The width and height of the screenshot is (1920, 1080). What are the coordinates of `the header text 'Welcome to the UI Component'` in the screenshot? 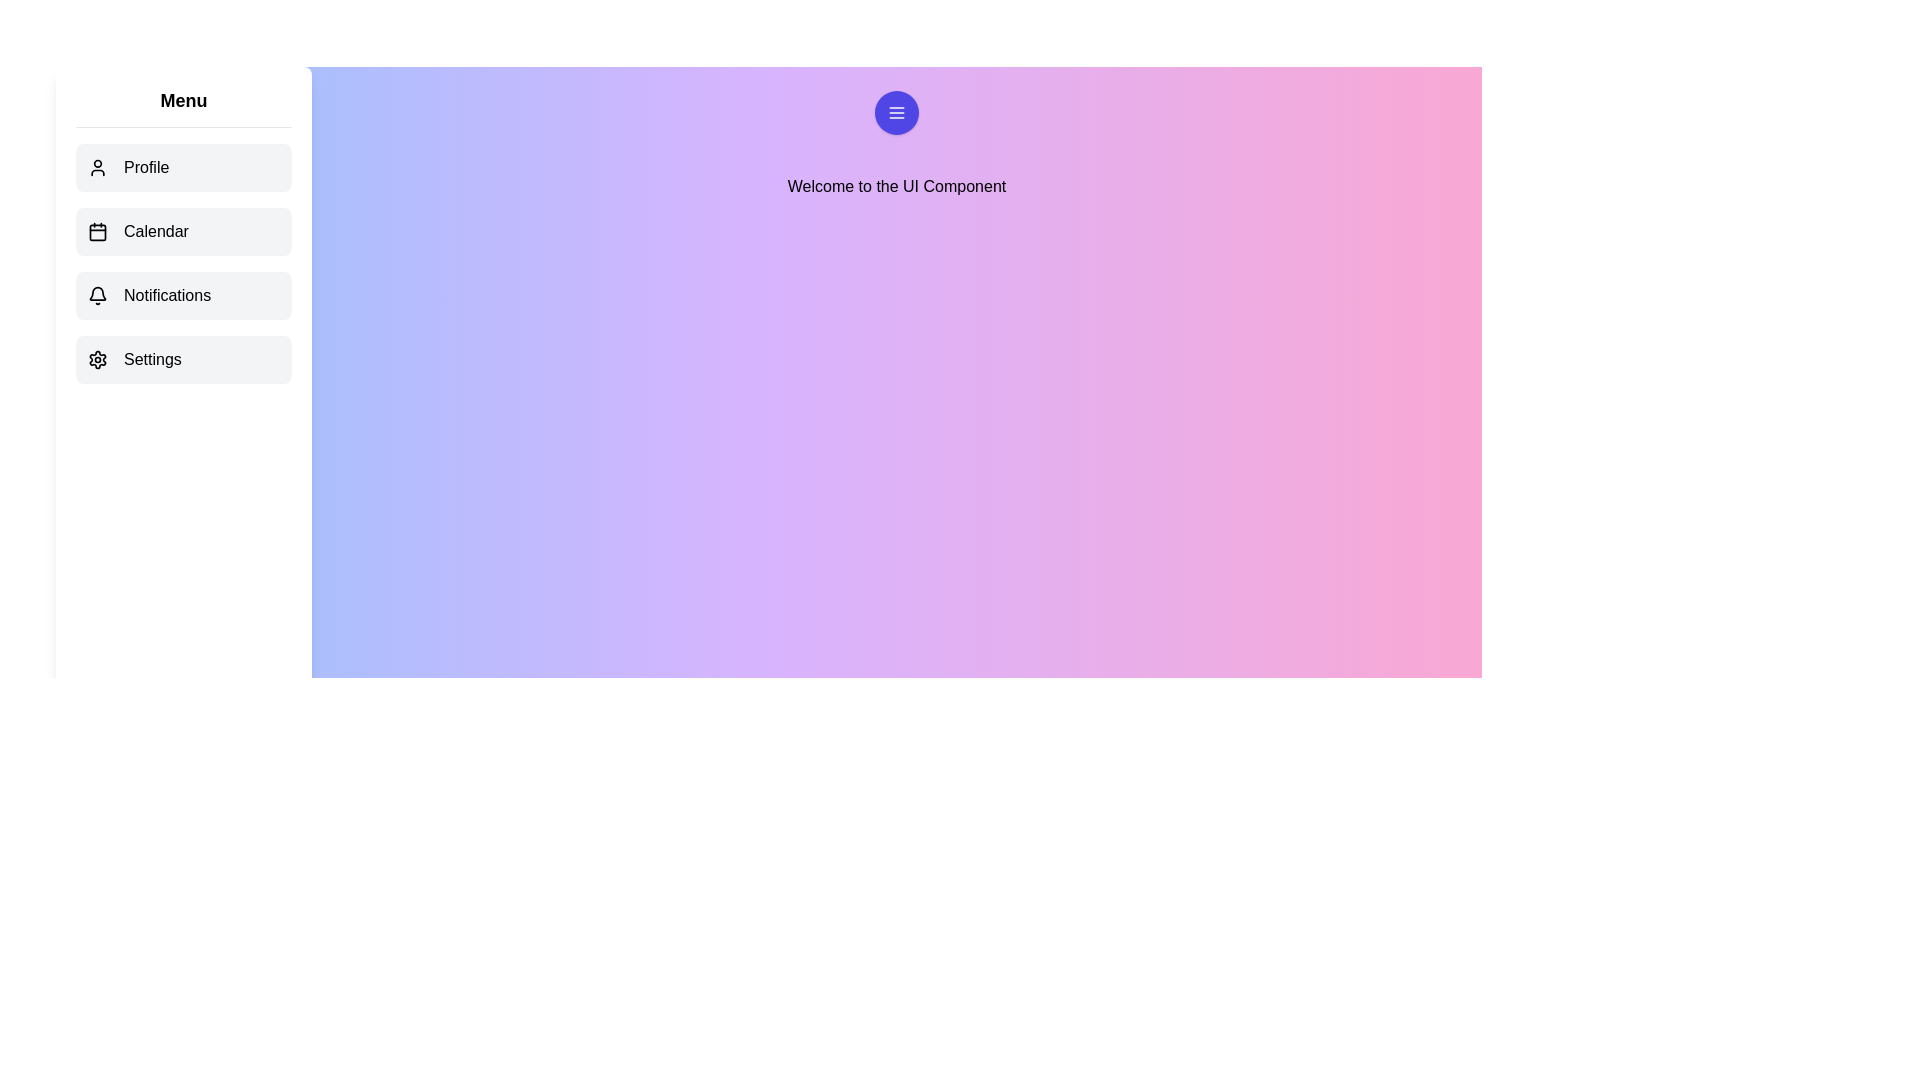 It's located at (896, 186).